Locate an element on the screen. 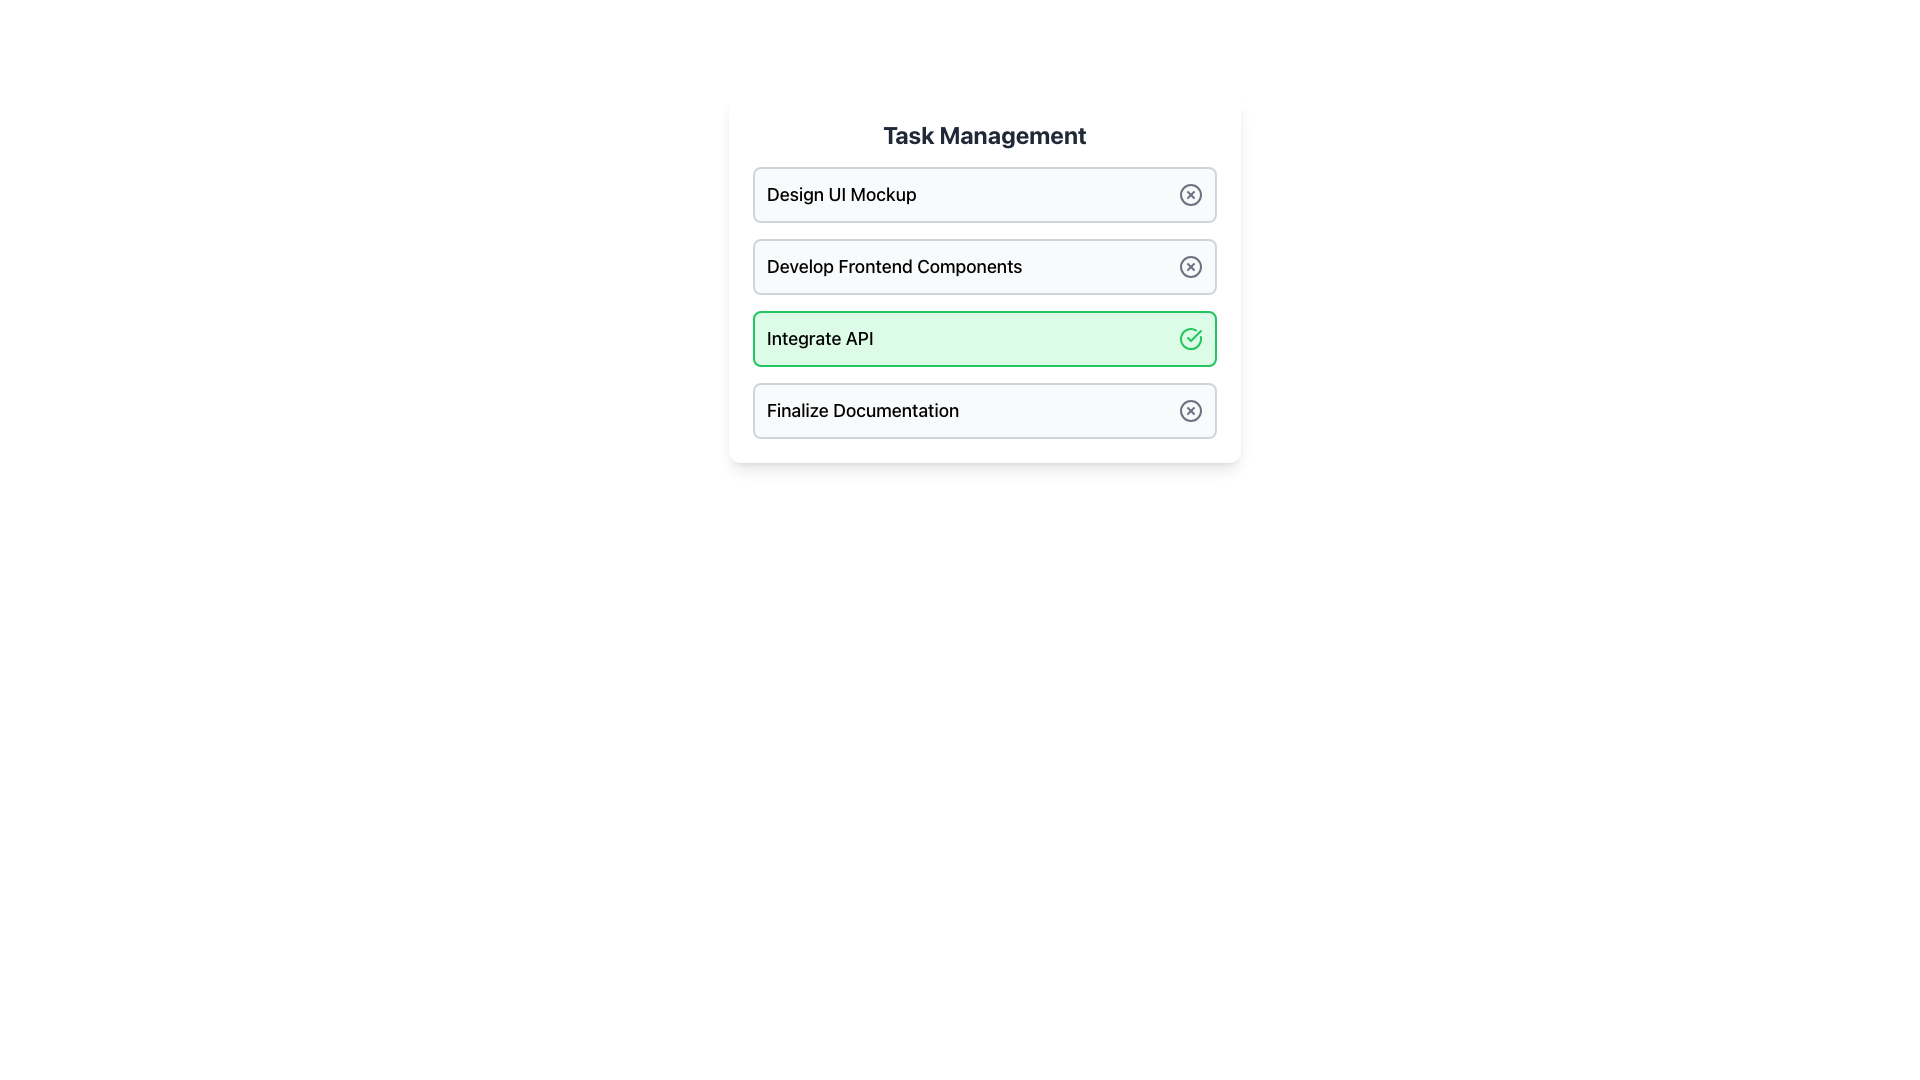 This screenshot has height=1080, width=1920. the cancel button for the 'Develop Frontend Components' task located in the second row of the task management interface is located at coordinates (1190, 265).